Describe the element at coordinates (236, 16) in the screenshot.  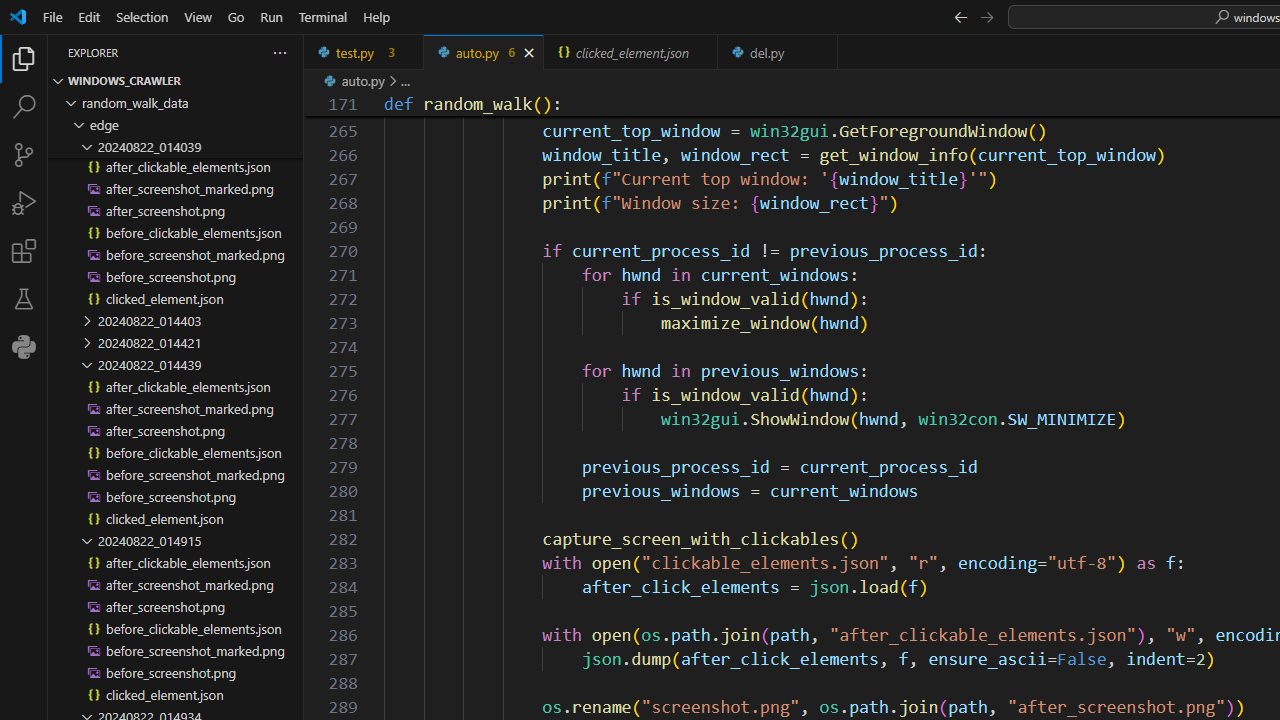
I see `'Go'` at that location.